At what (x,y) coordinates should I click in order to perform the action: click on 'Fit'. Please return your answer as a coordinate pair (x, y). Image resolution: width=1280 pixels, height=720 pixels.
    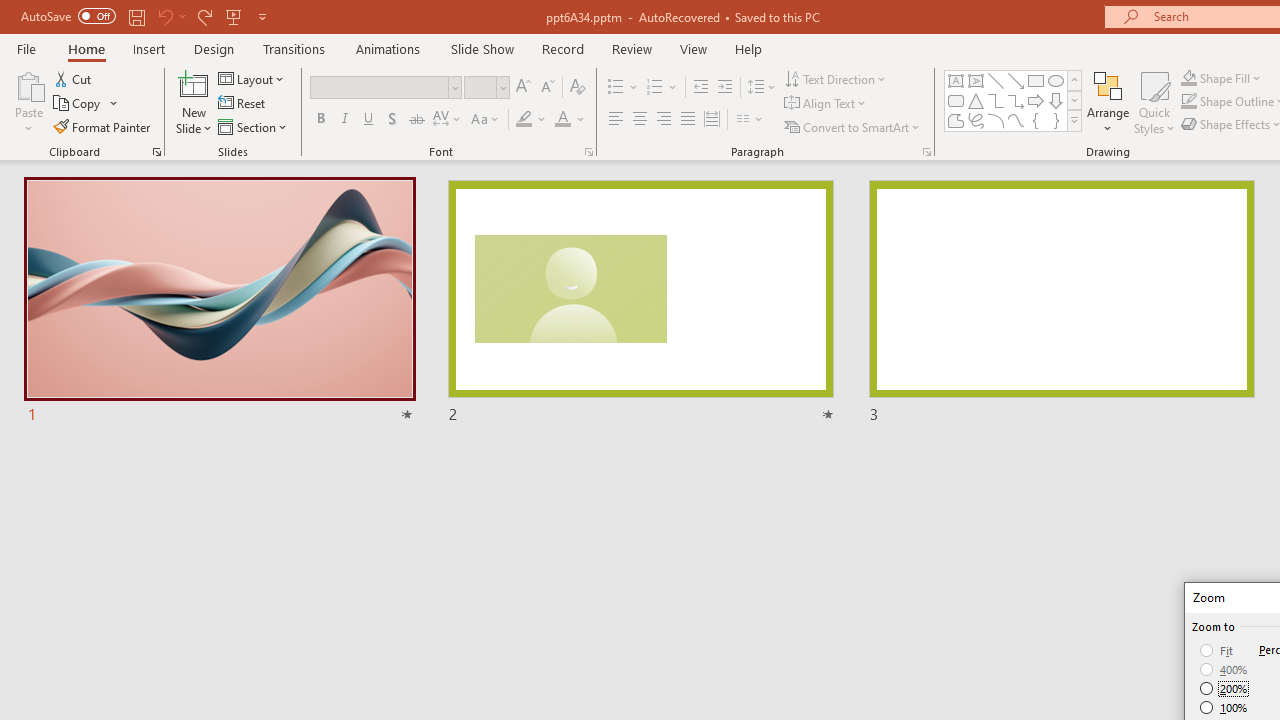
    Looking at the image, I should click on (1216, 650).